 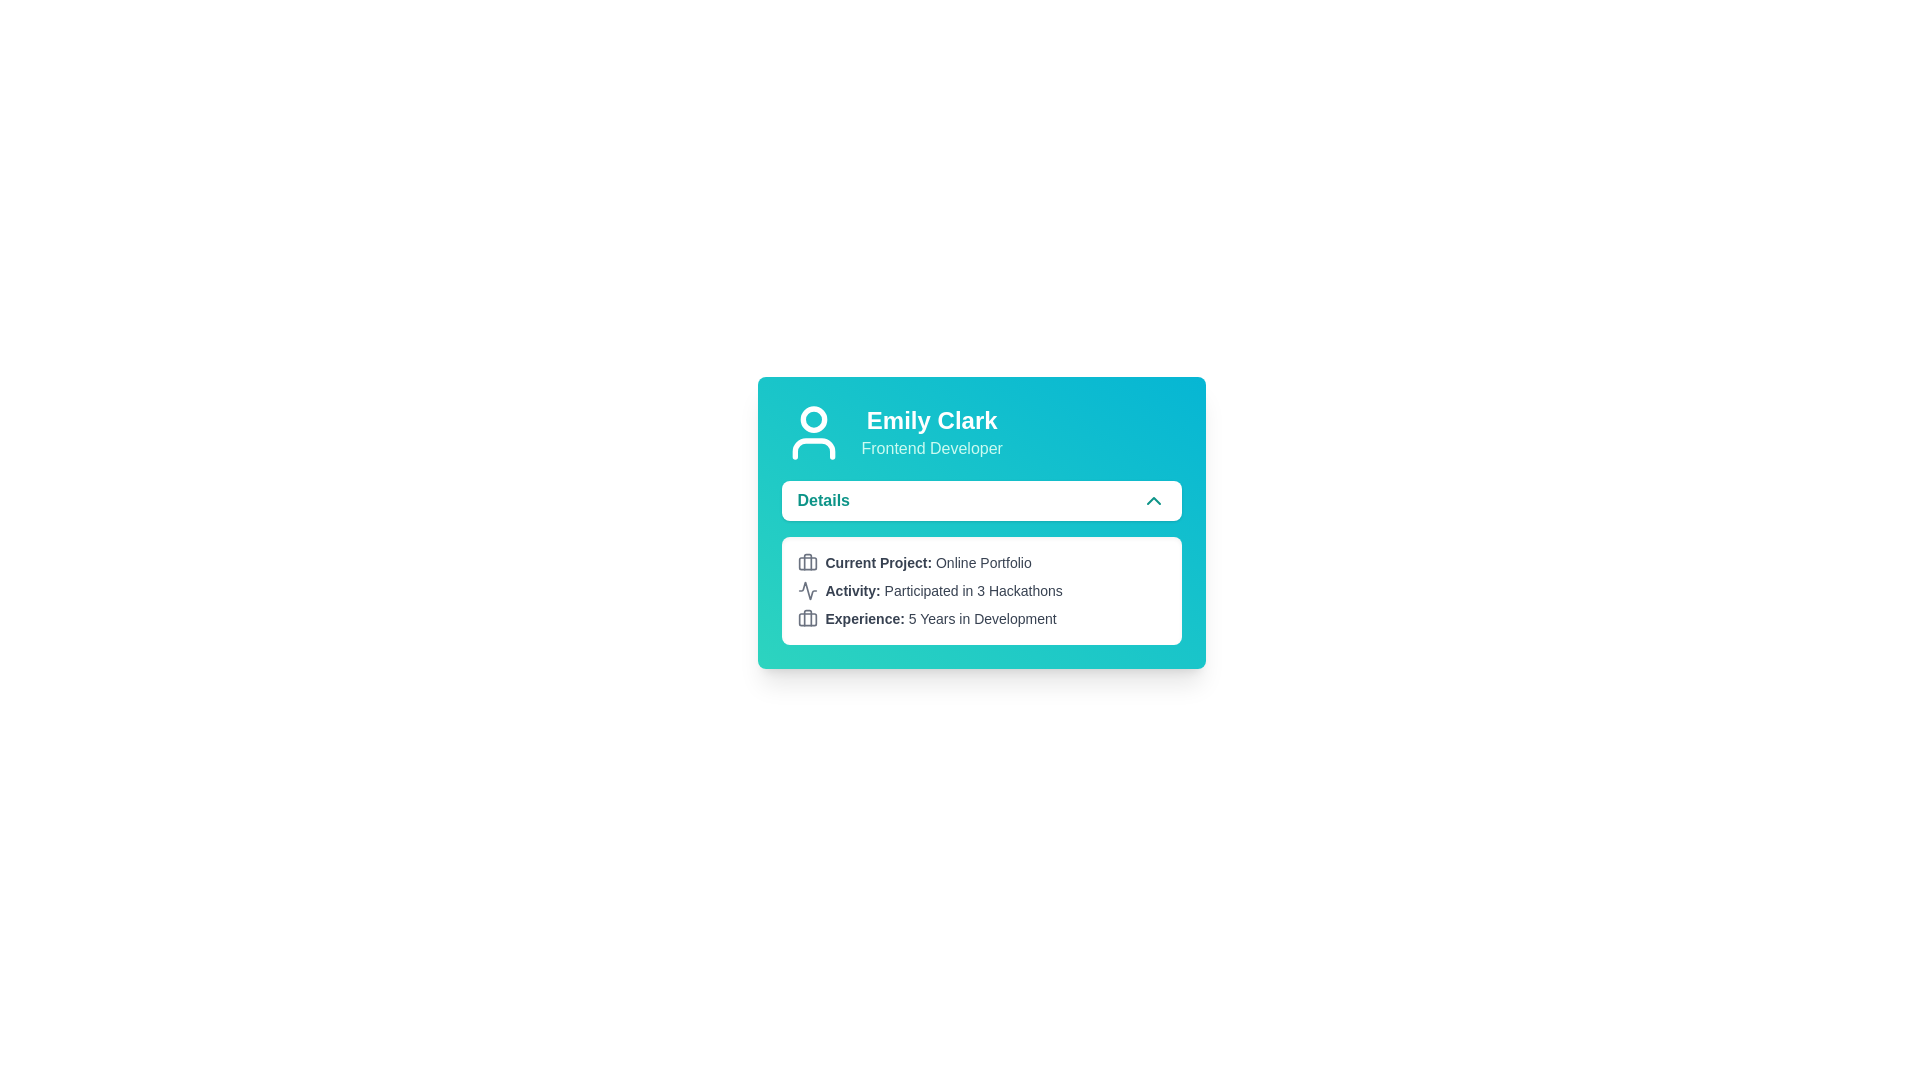 What do you see at coordinates (853, 589) in the screenshot?
I see `the 'Activity' label that indicates the content of the associated text in the user profile detail card` at bounding box center [853, 589].